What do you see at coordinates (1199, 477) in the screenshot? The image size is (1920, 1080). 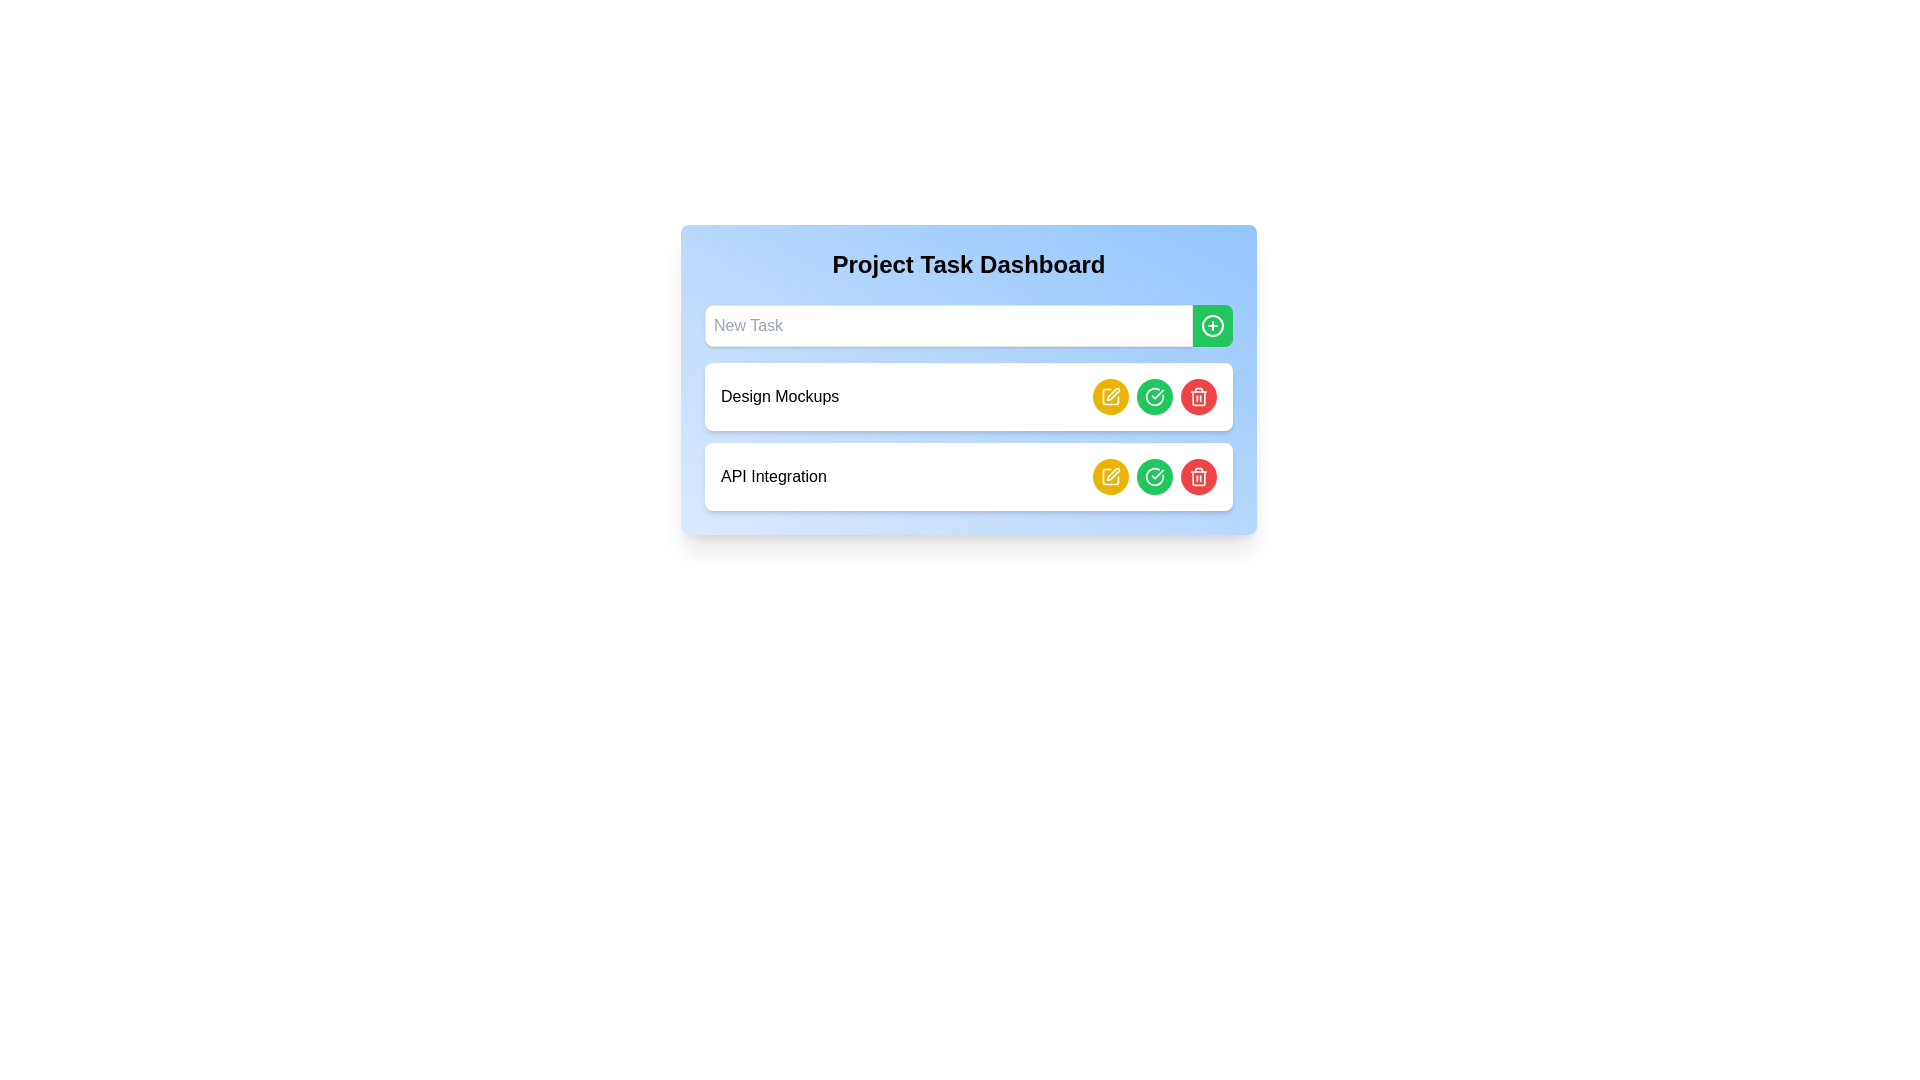 I see `the red circular button with a white trash bin icon` at bounding box center [1199, 477].